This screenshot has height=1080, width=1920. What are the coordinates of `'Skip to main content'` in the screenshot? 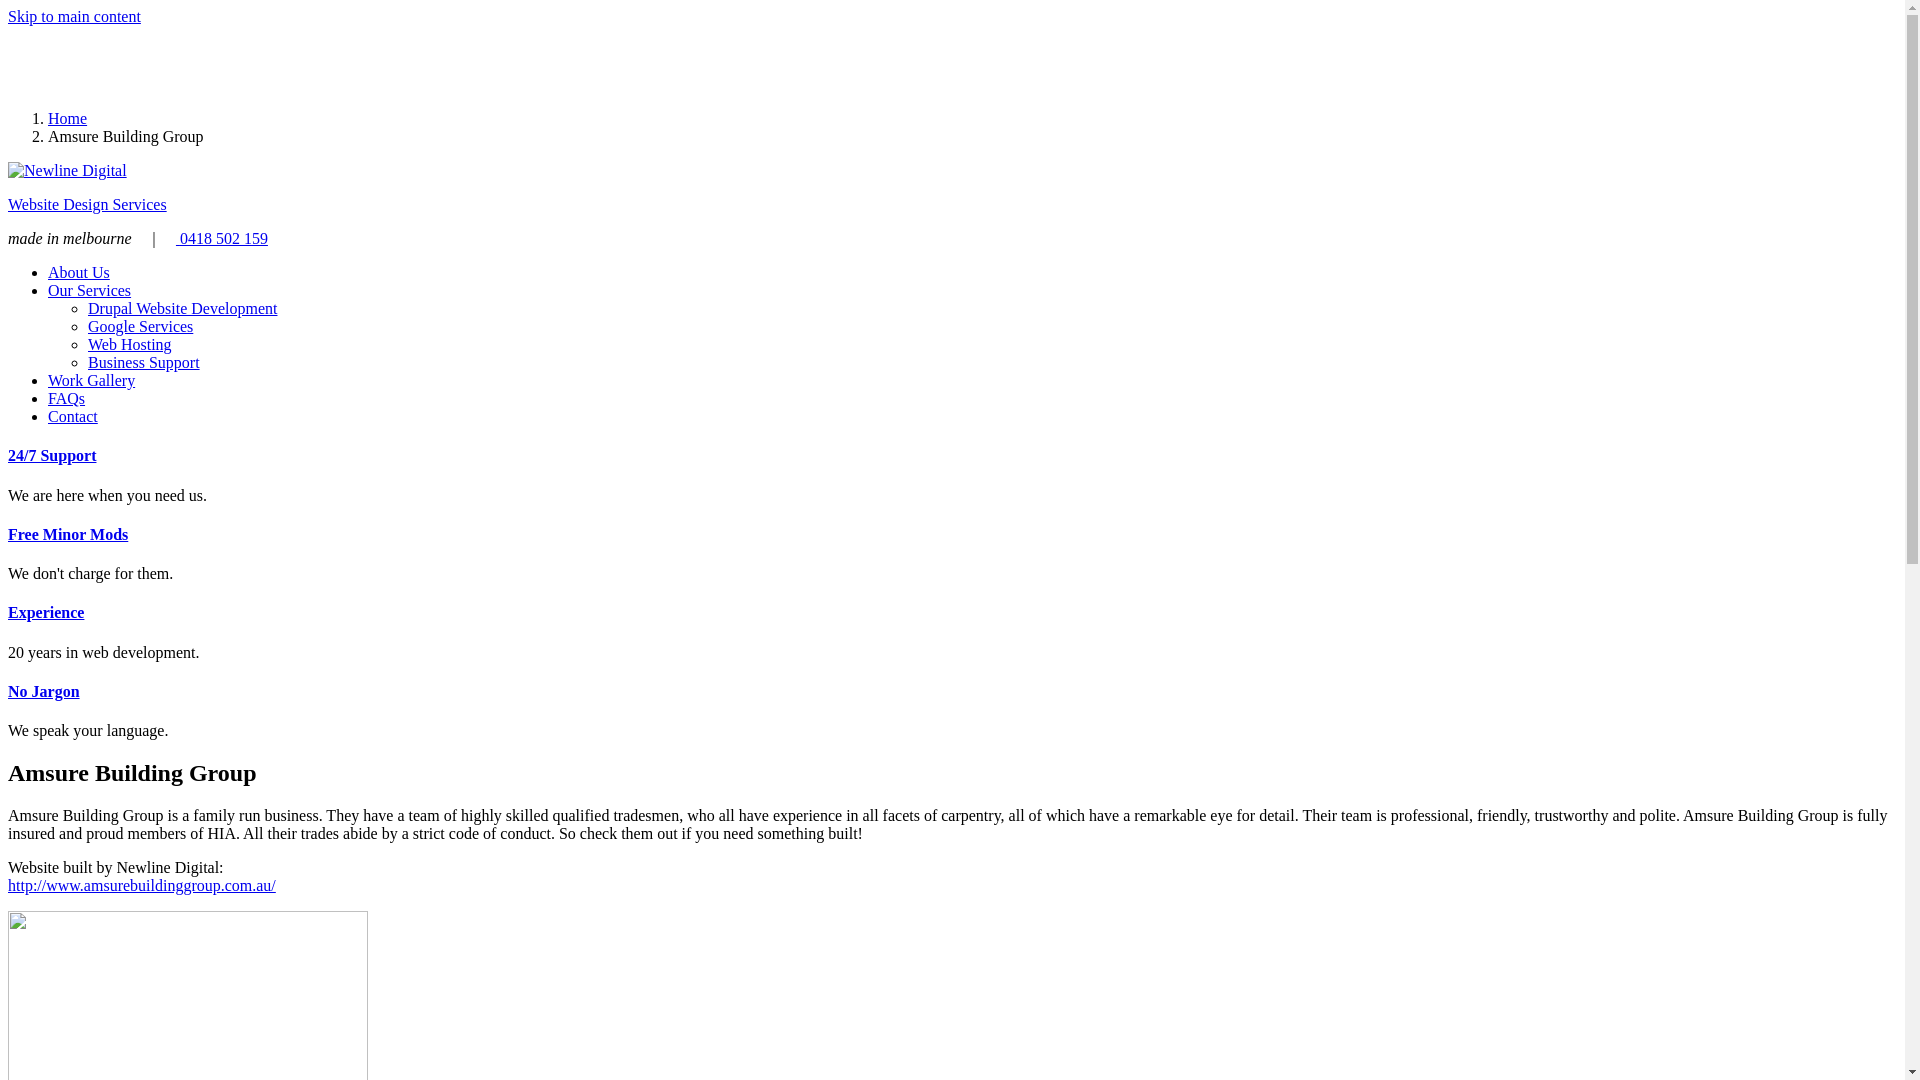 It's located at (74, 16).